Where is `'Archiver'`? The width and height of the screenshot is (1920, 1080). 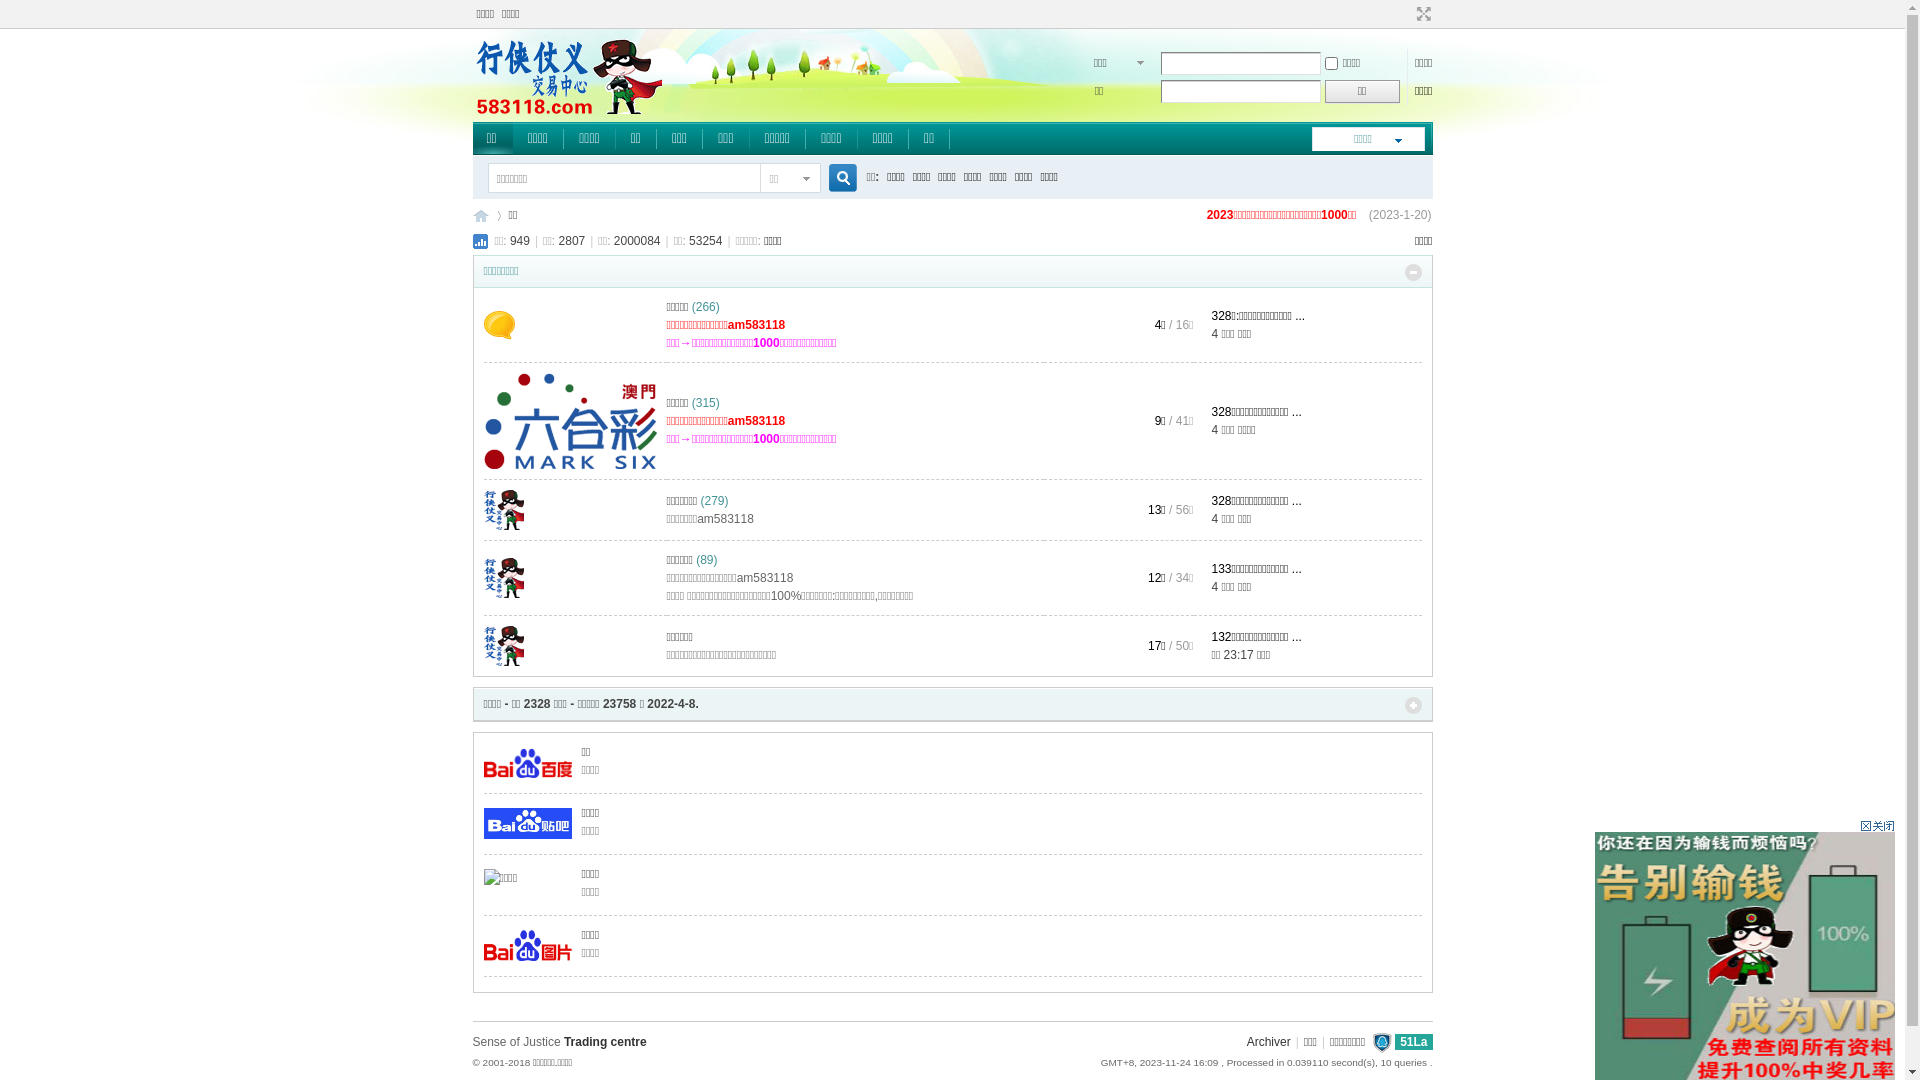 'Archiver' is located at coordinates (1267, 1040).